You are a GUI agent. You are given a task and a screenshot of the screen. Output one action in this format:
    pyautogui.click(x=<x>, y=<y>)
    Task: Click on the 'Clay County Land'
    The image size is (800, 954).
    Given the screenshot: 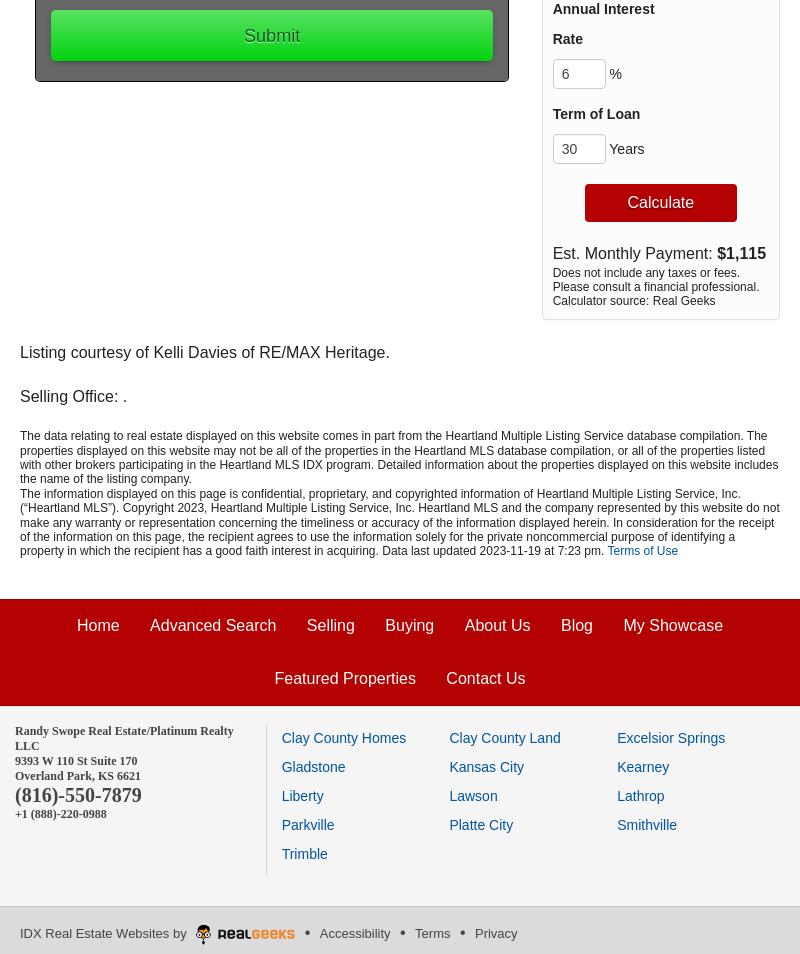 What is the action you would take?
    pyautogui.click(x=503, y=738)
    